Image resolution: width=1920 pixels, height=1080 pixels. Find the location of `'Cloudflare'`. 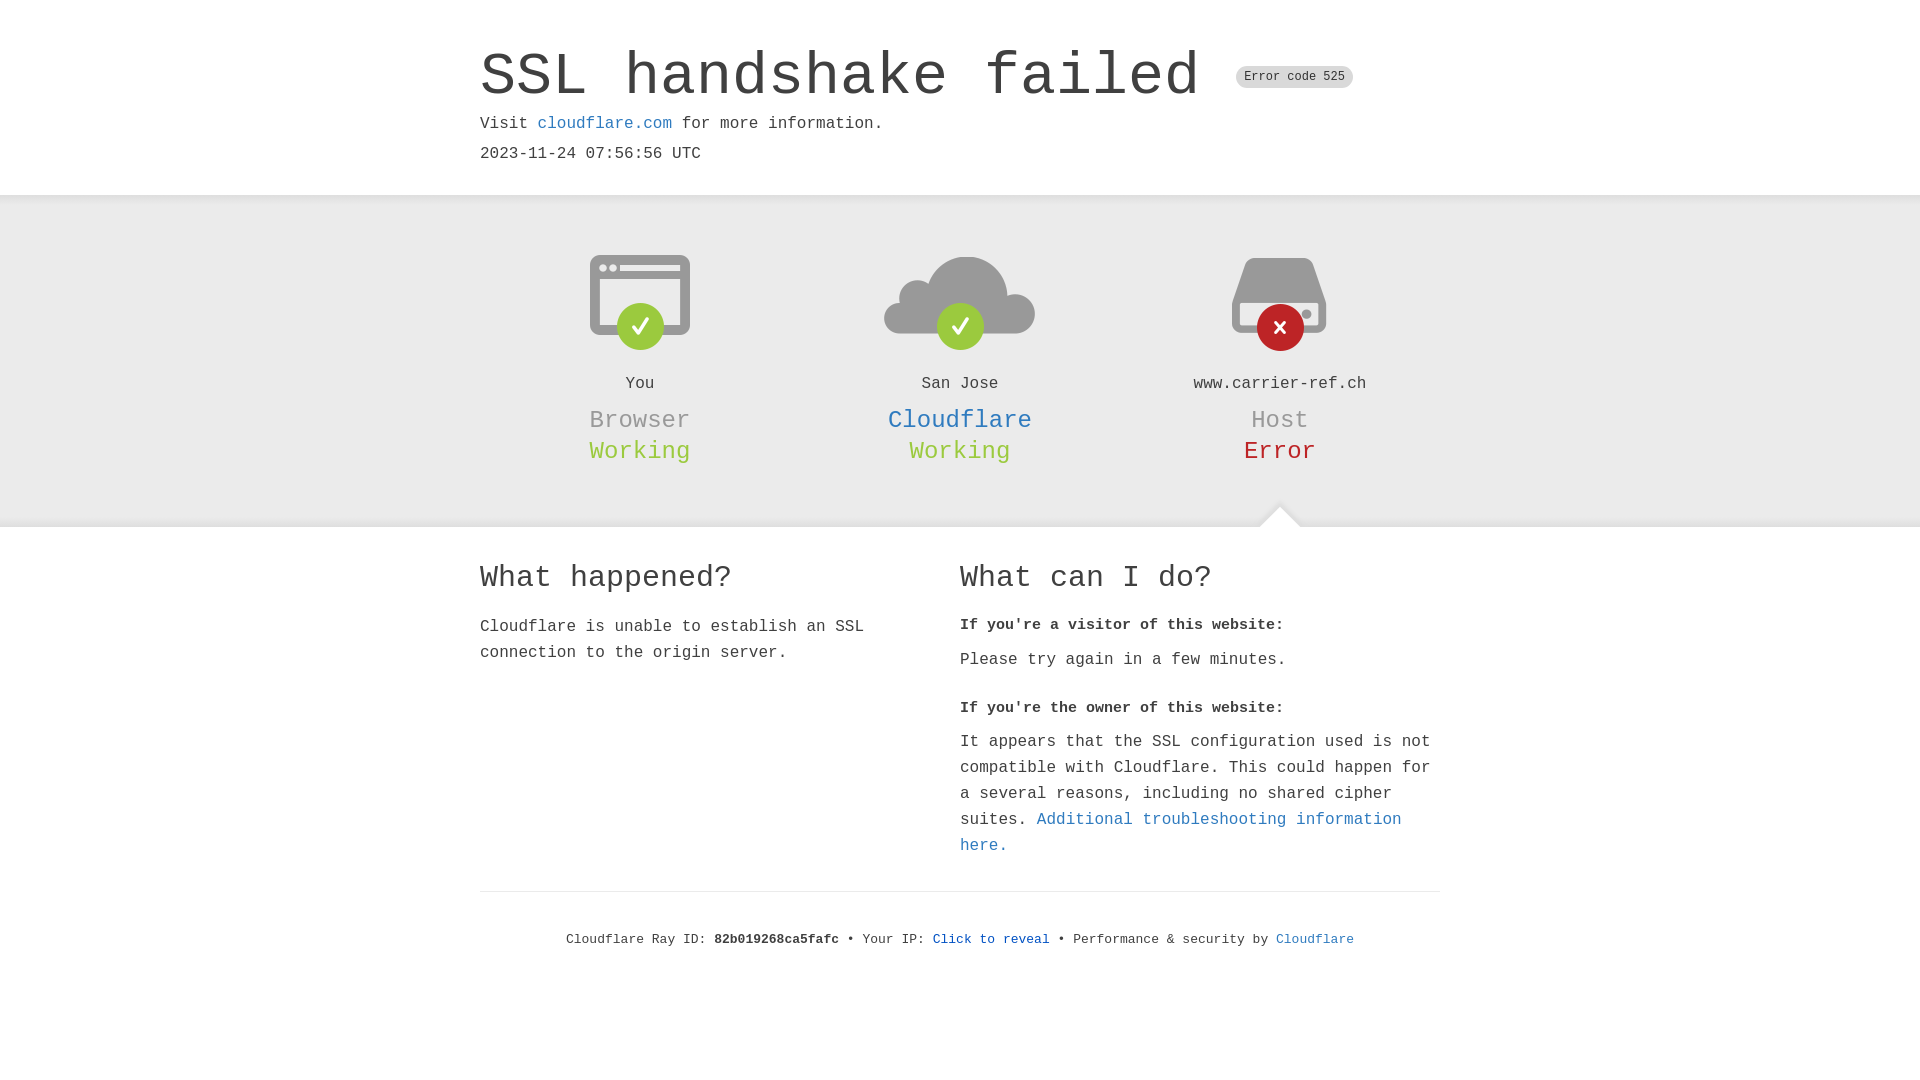

'Cloudflare' is located at coordinates (960, 419).